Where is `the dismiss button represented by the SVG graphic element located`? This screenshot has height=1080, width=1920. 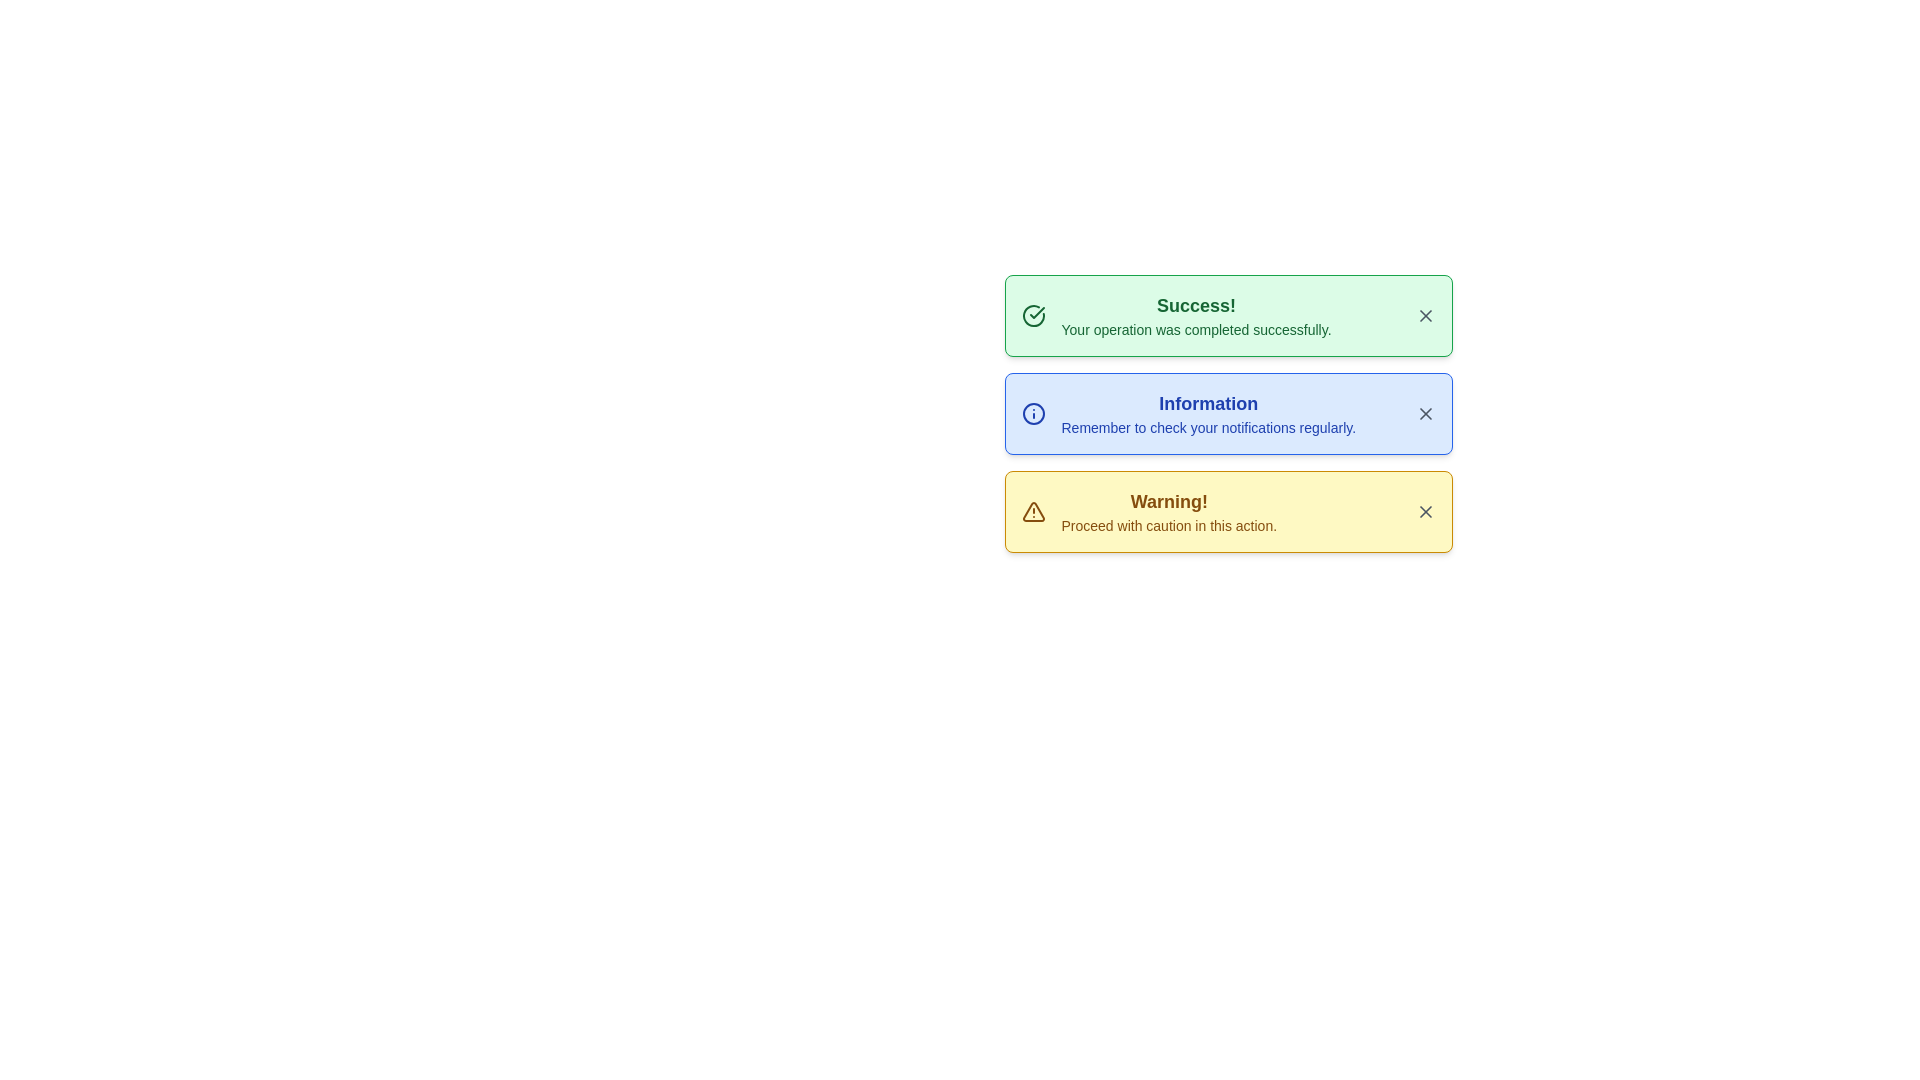
the dismiss button represented by the SVG graphic element located is located at coordinates (1424, 412).